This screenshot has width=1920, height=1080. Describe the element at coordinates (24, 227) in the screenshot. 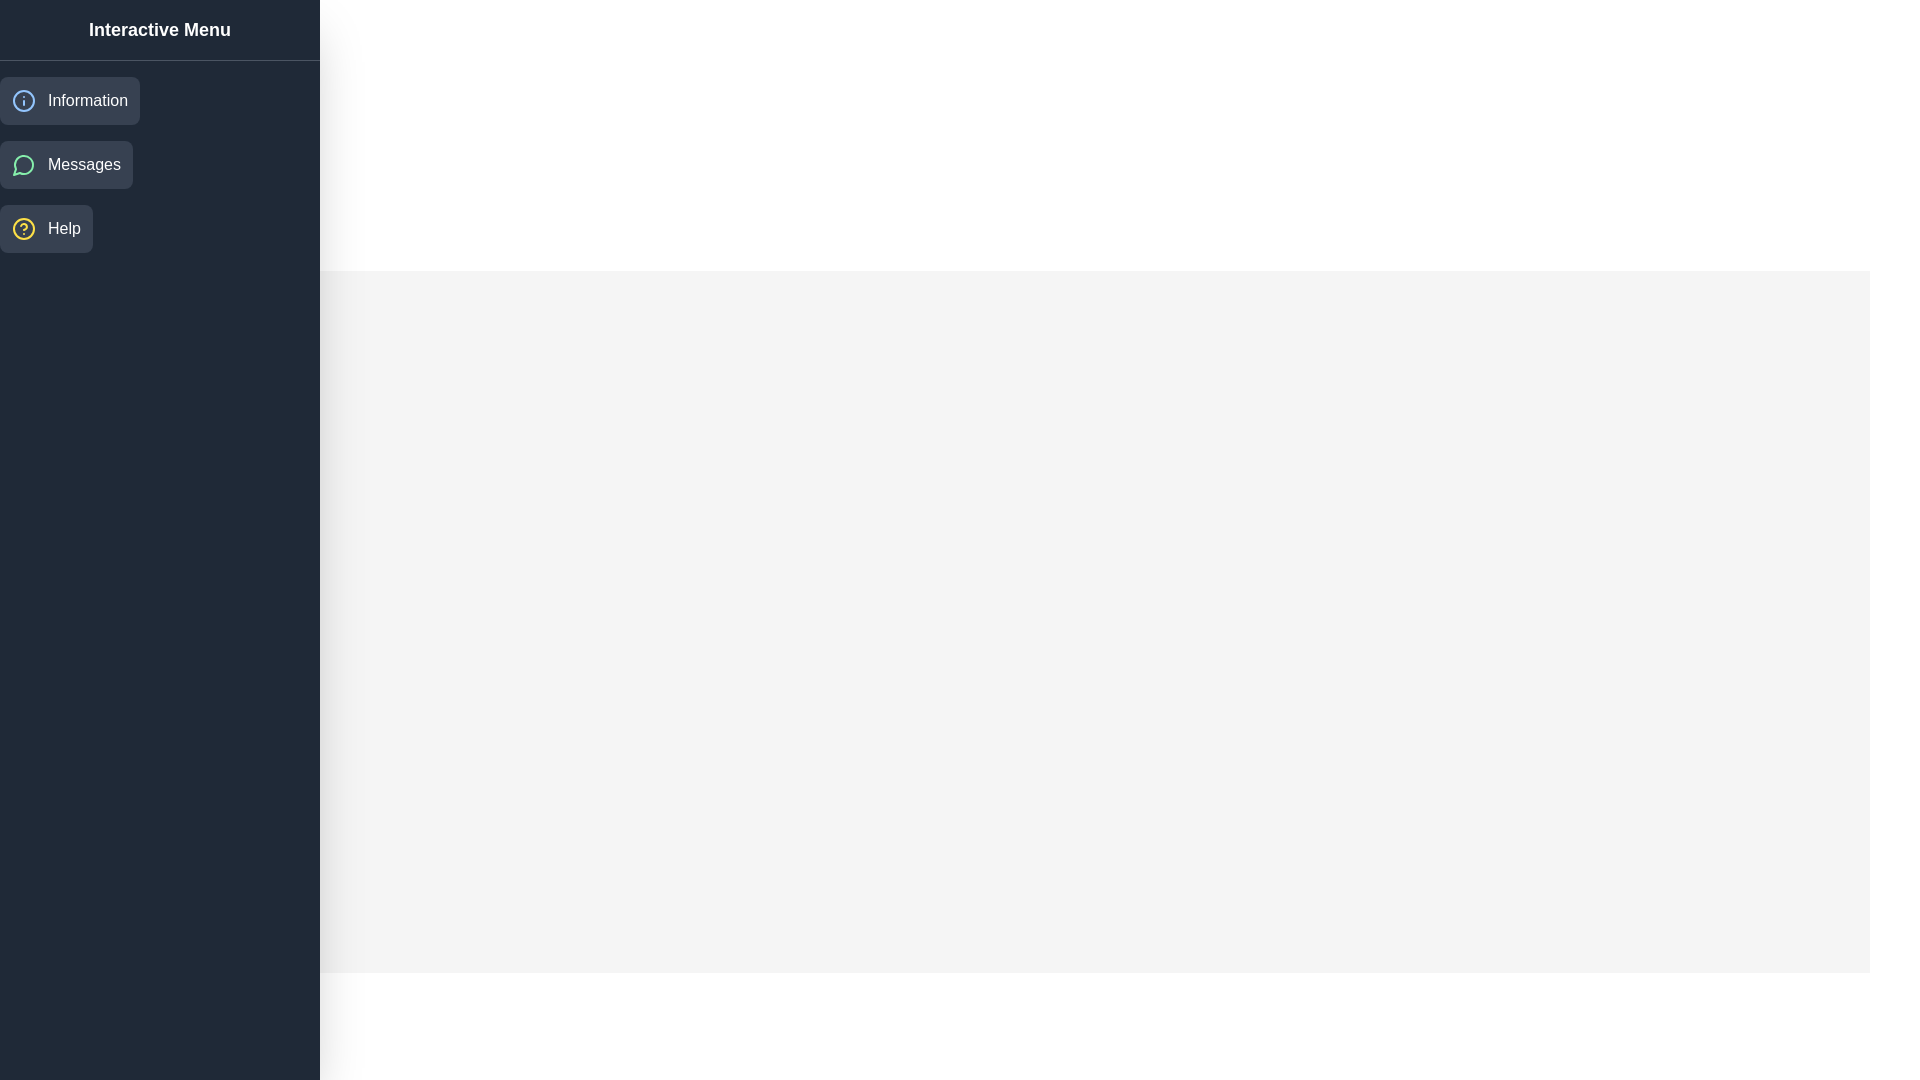

I see `the circular 'Help' icon with a yellow border and question mark design to receive tooltip information` at that location.